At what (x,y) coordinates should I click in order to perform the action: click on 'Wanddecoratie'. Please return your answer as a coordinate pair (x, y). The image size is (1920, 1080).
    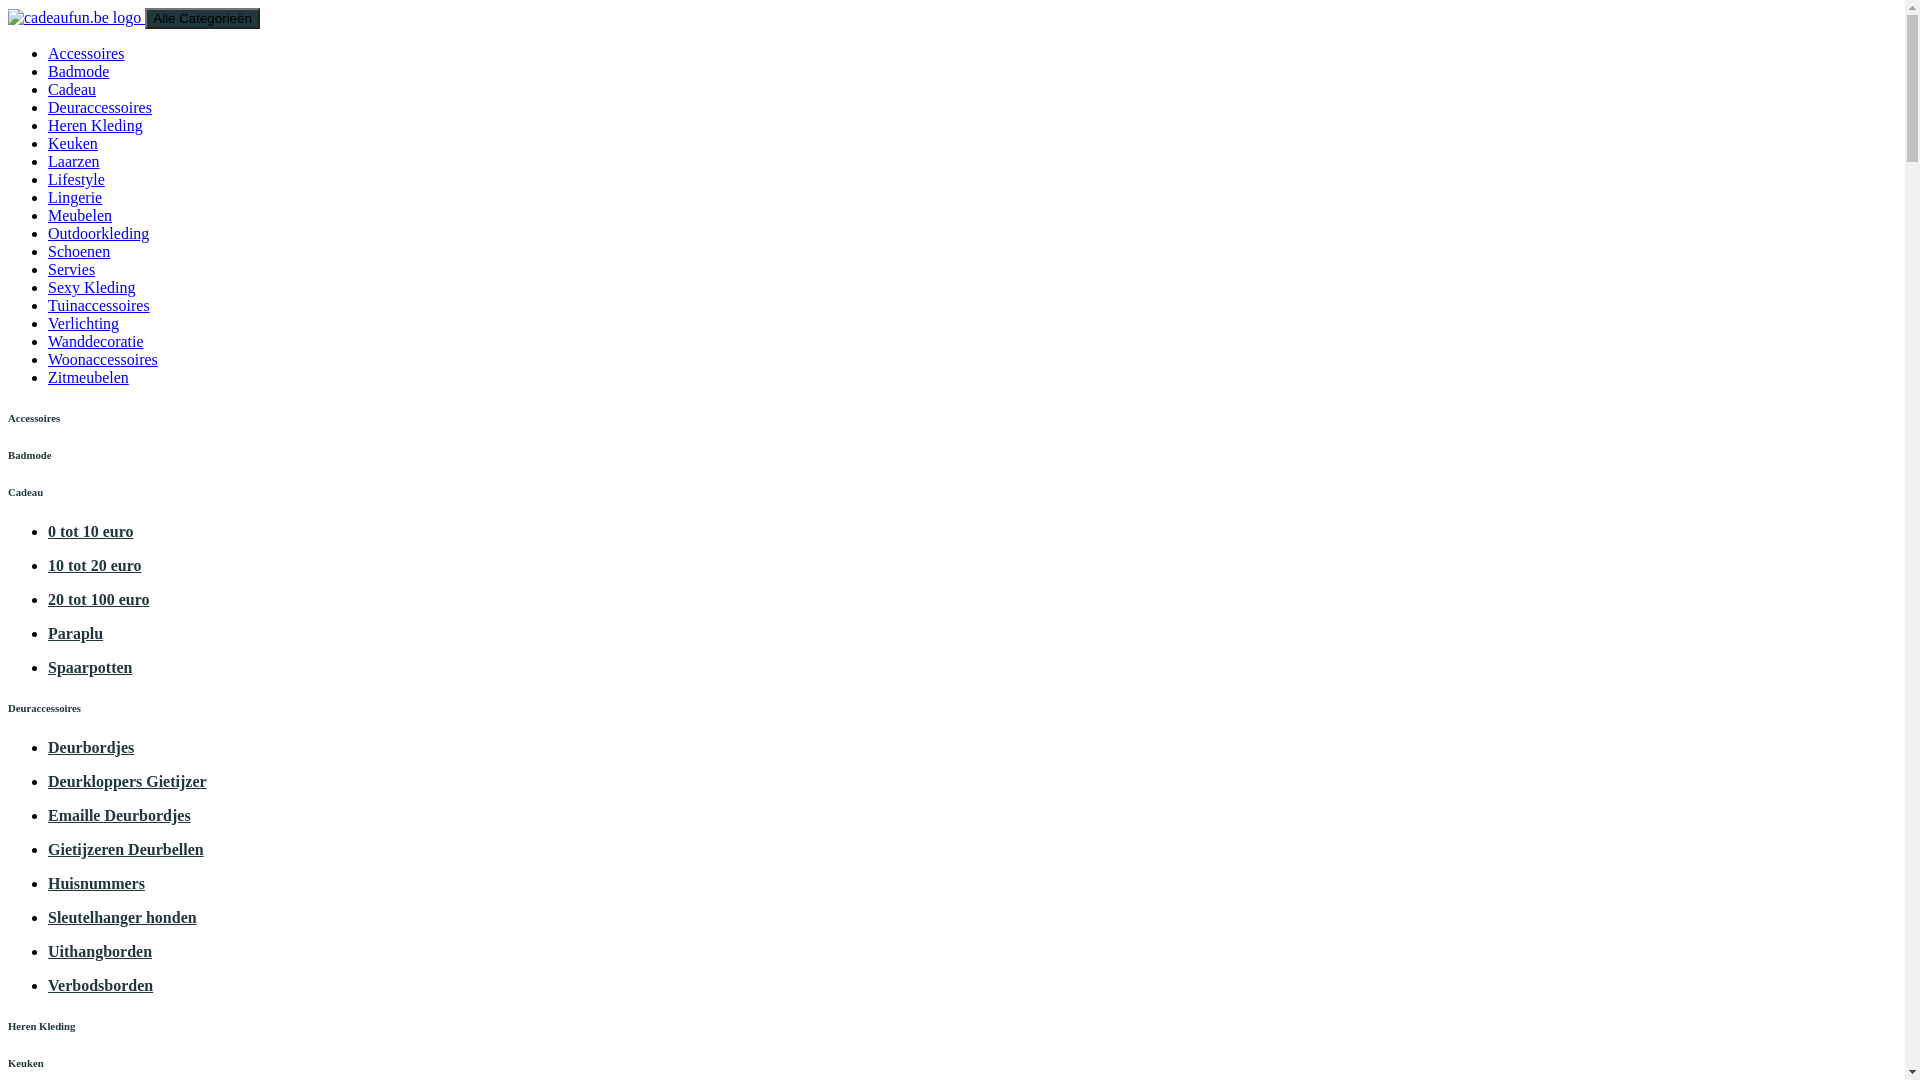
    Looking at the image, I should click on (48, 340).